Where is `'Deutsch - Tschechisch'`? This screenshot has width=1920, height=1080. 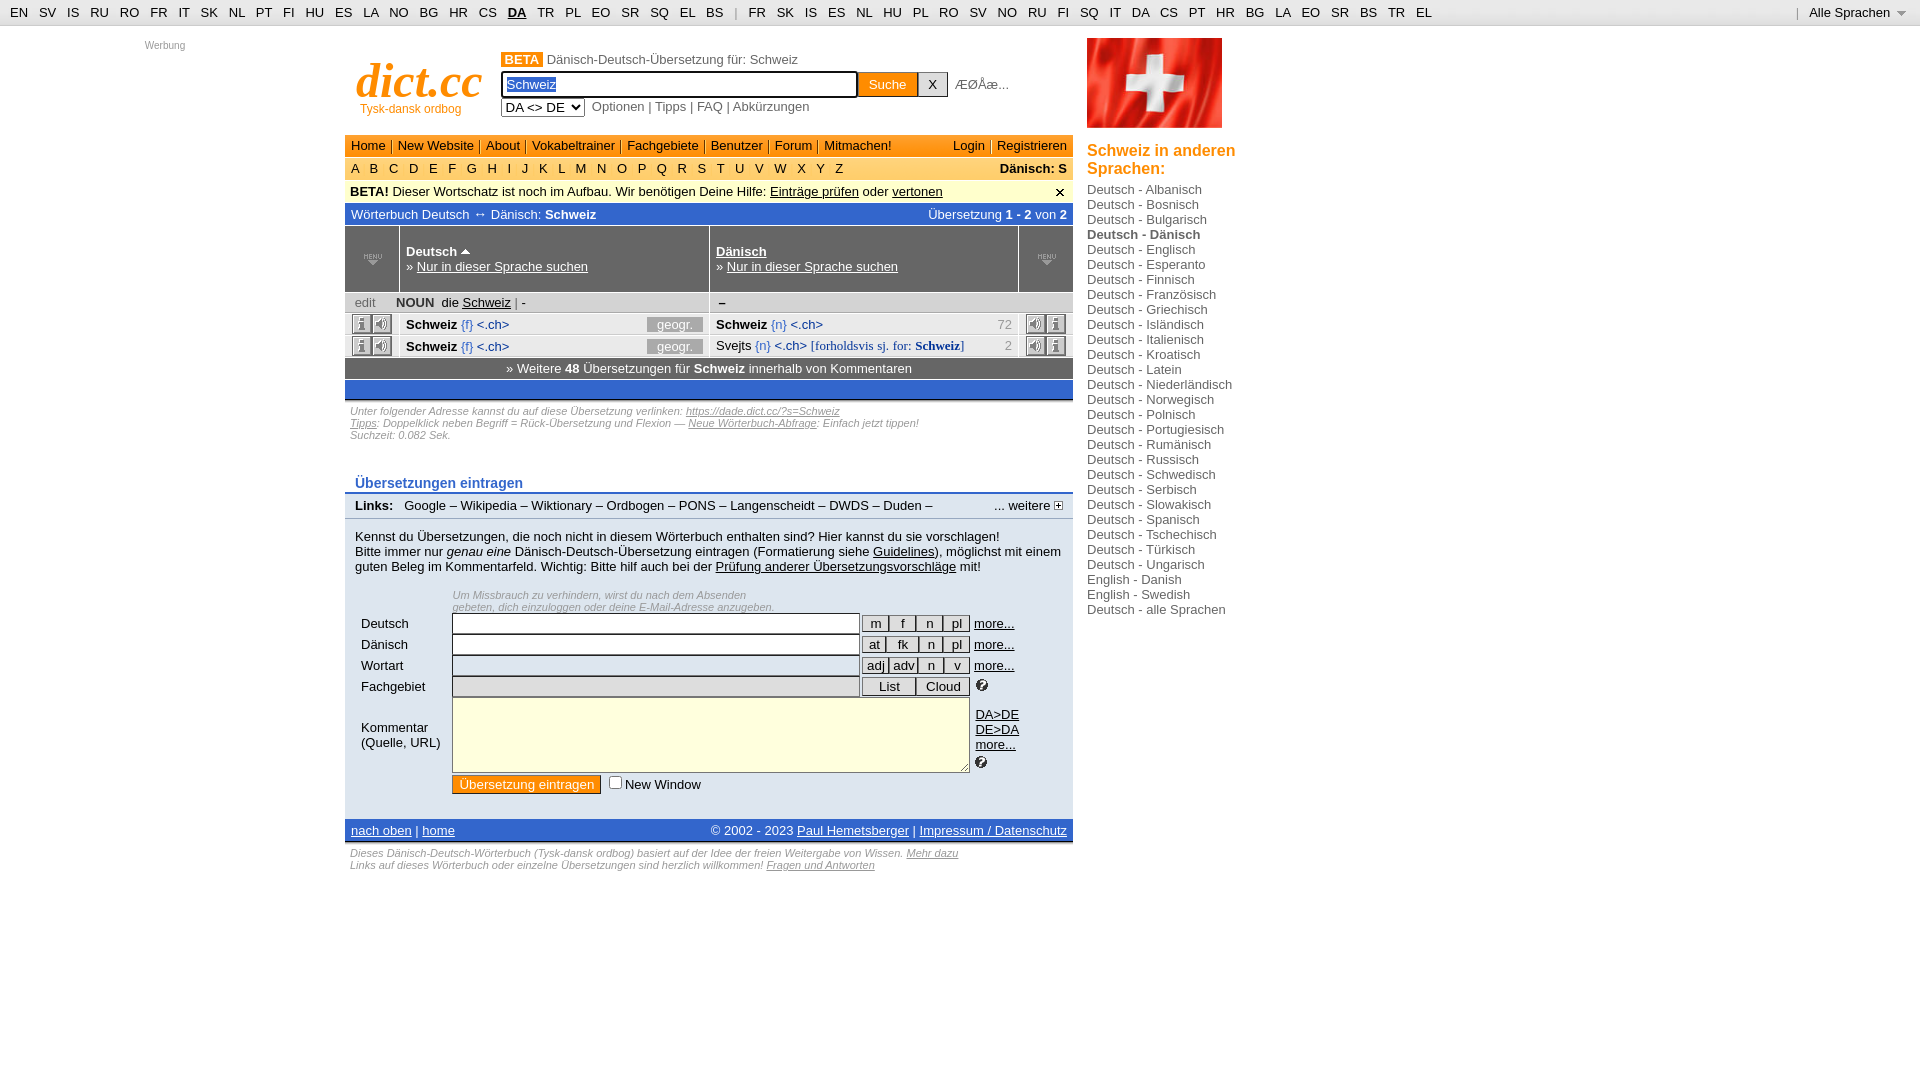
'Deutsch - Tschechisch' is located at coordinates (1152, 533).